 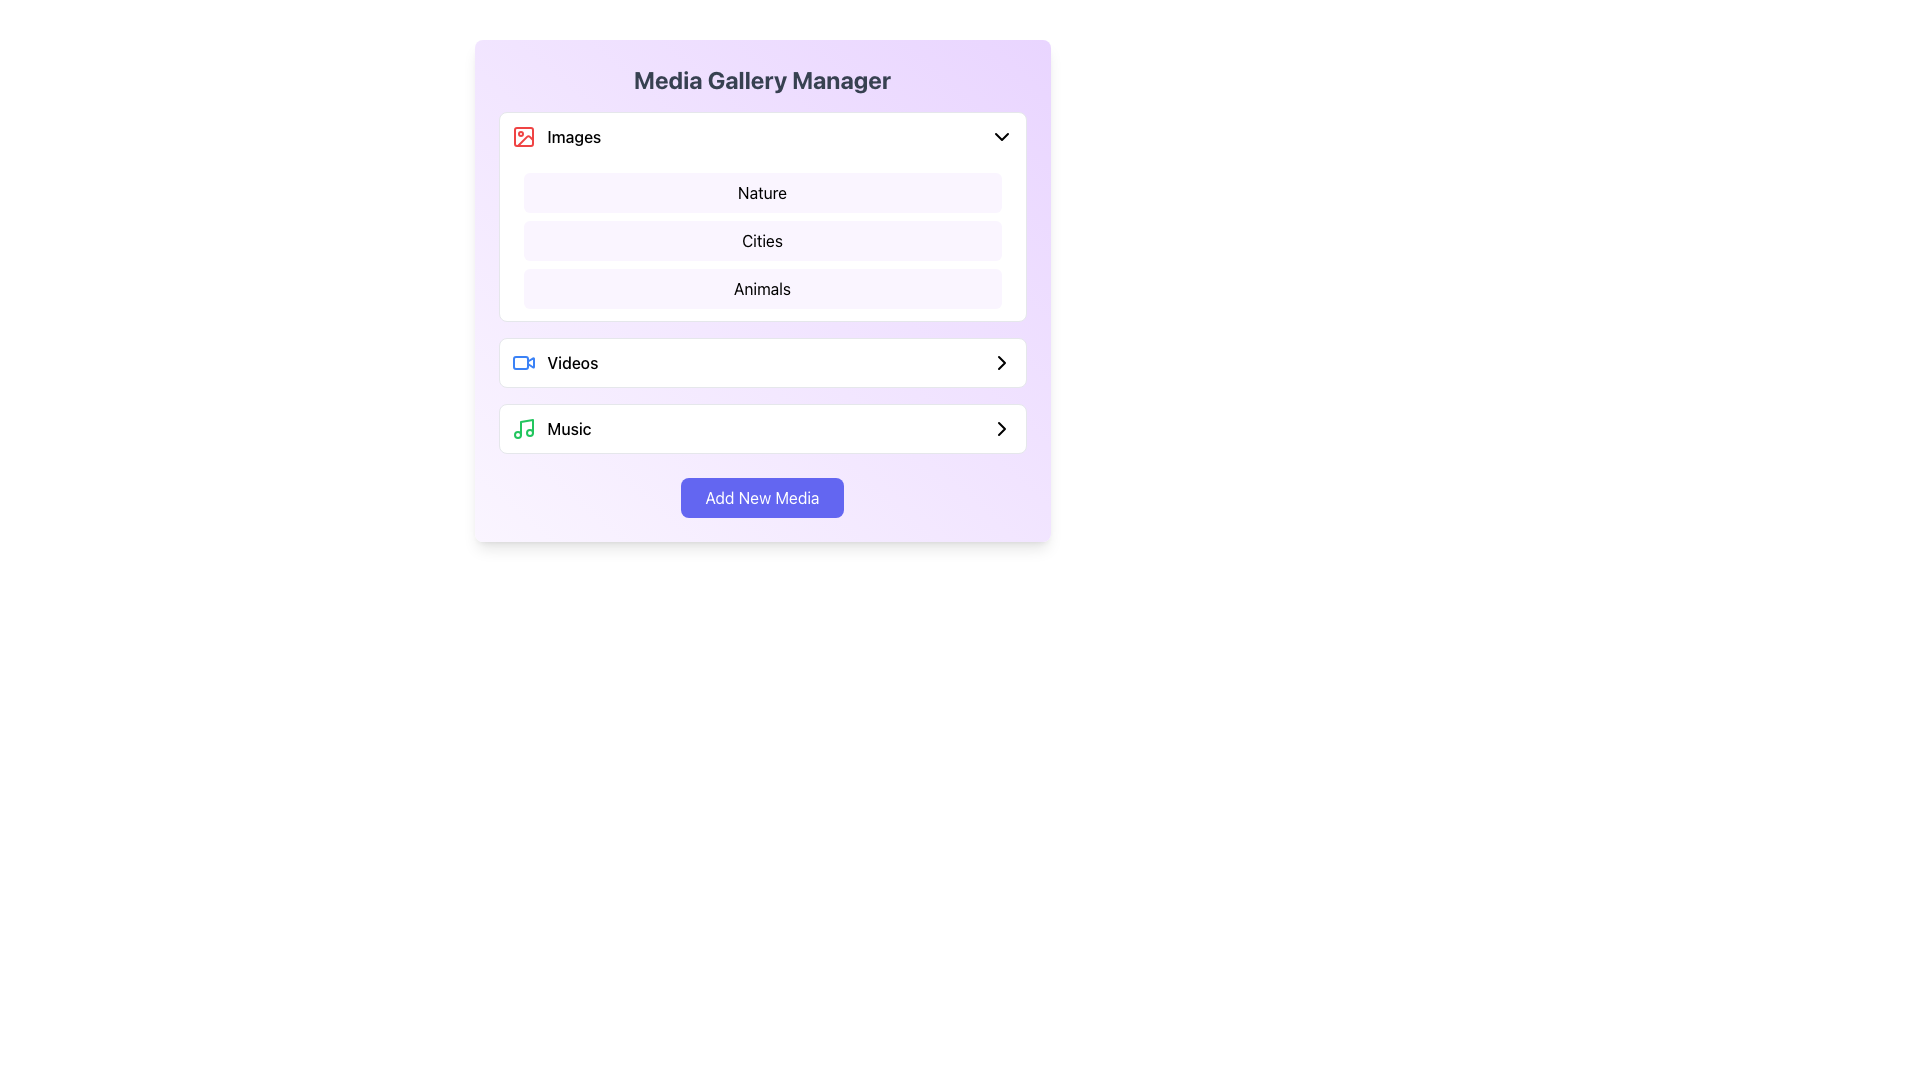 I want to click on the video icon located in the second row of the media type listings within the 'Media Gallery Manager' interface, immediately to the left of the text 'Videos', so click(x=523, y=362).